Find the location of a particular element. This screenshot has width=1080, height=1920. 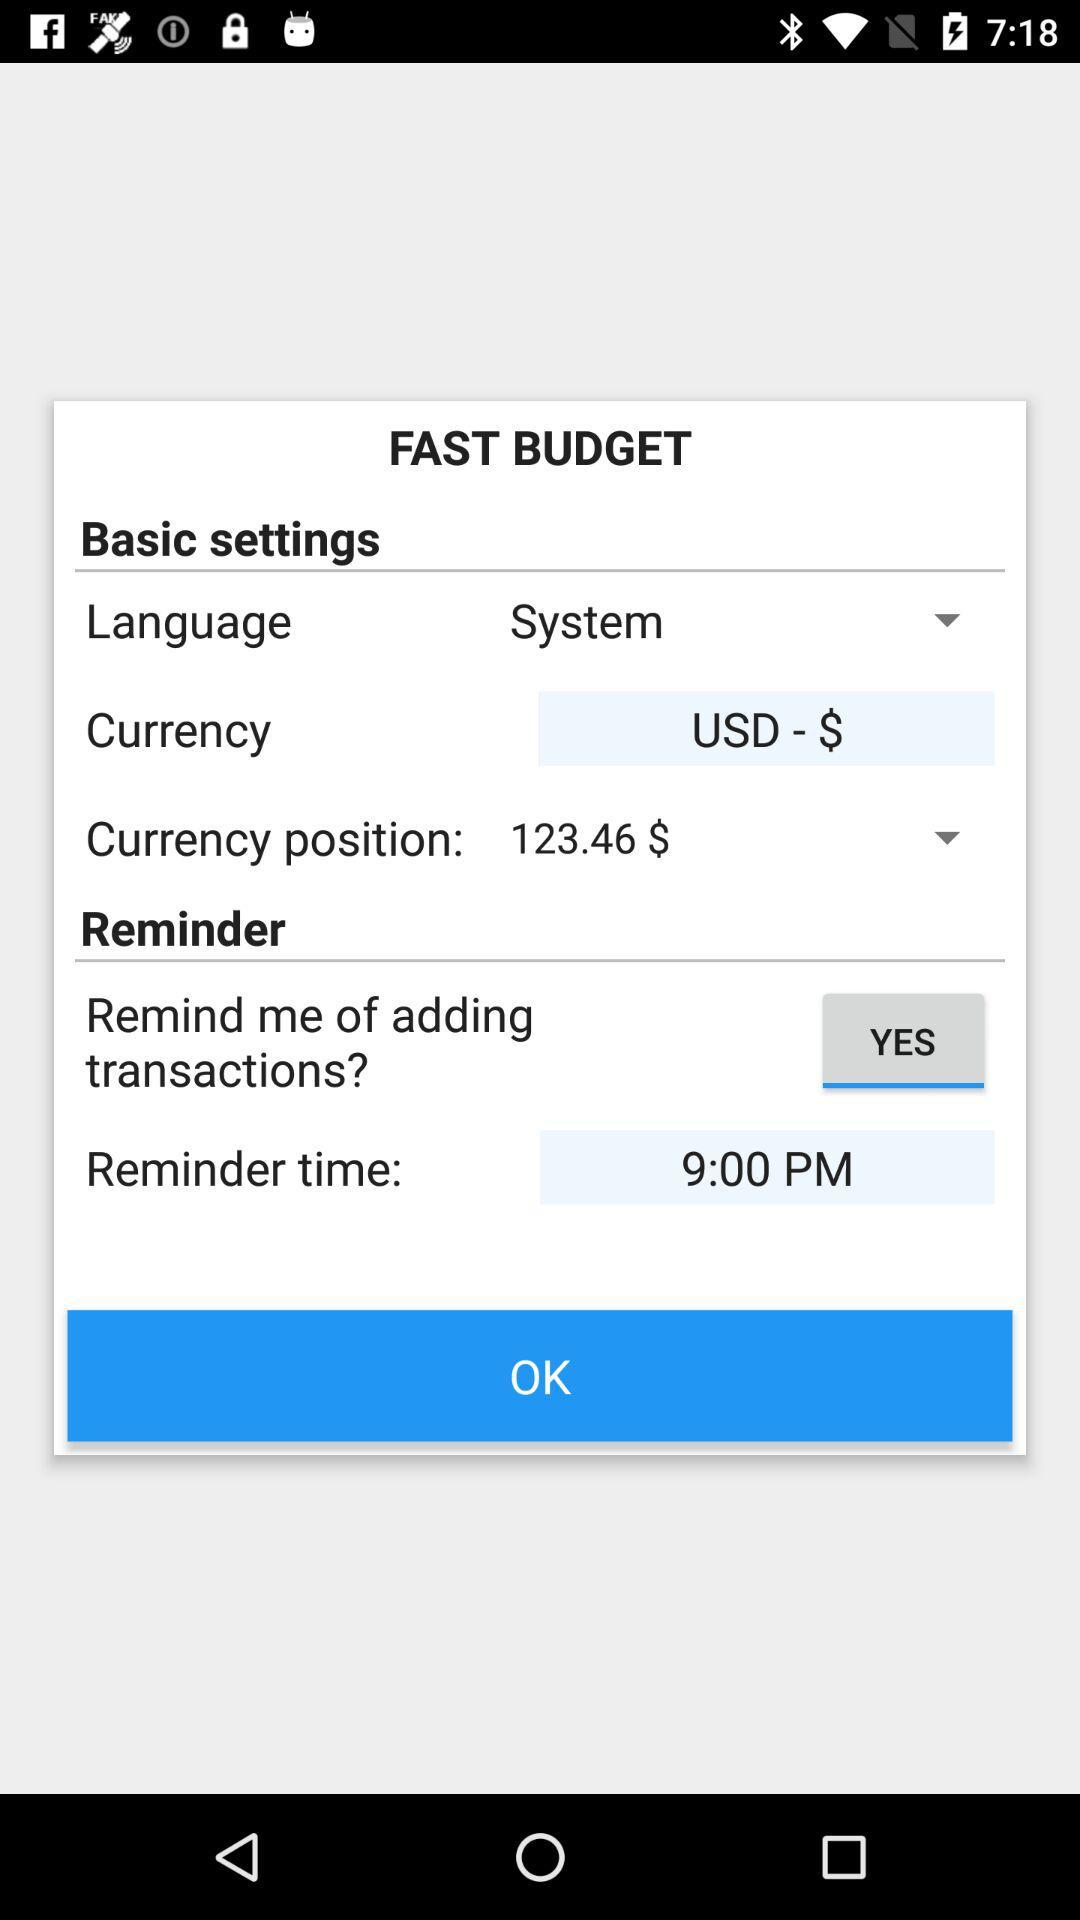

usd is located at coordinates (766, 728).